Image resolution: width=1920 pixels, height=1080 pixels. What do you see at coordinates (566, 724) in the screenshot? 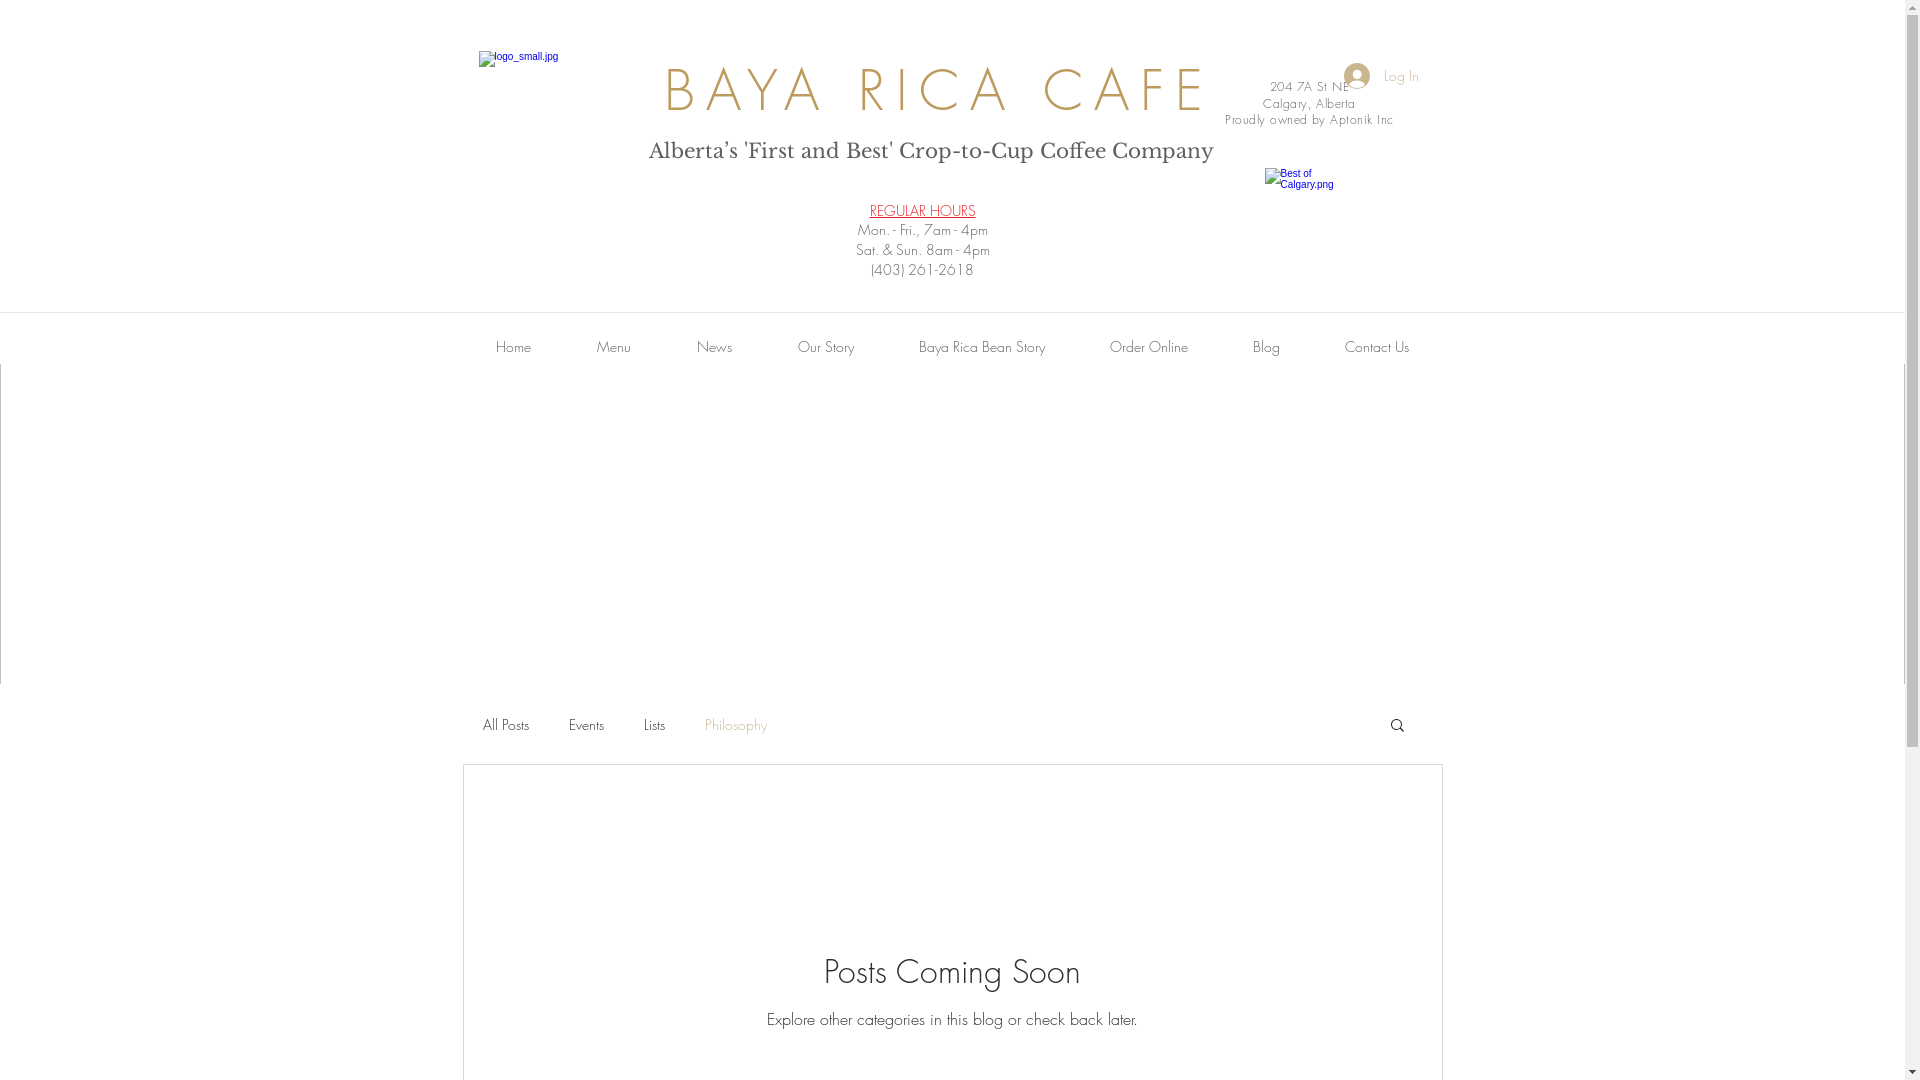
I see `'Events'` at bounding box center [566, 724].